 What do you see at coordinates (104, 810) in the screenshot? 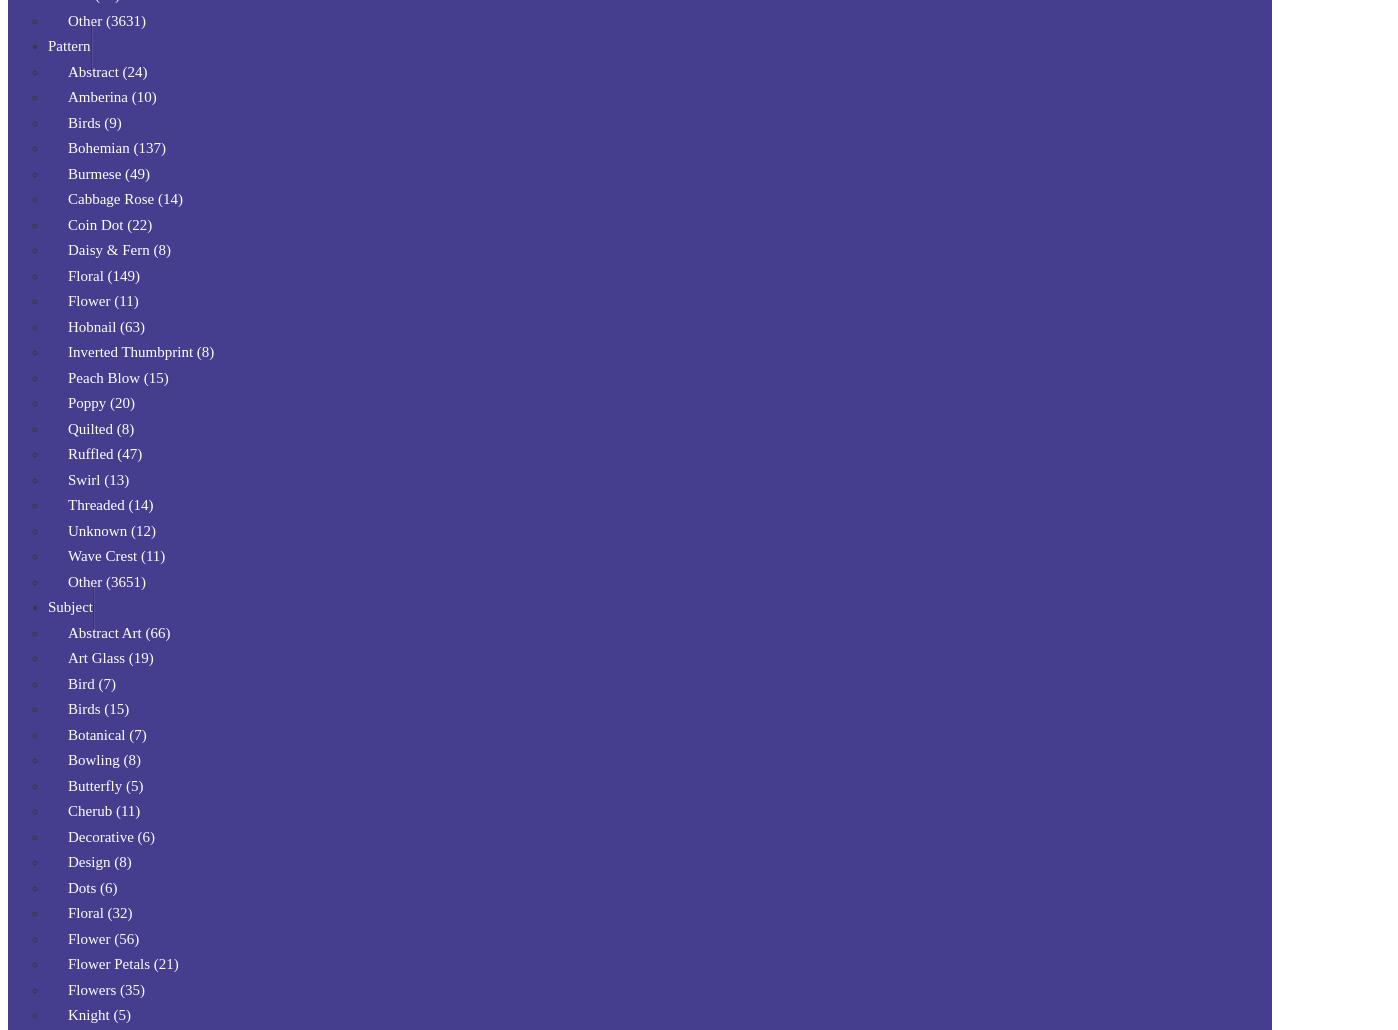
I see `'Cherub (11)'` at bounding box center [104, 810].